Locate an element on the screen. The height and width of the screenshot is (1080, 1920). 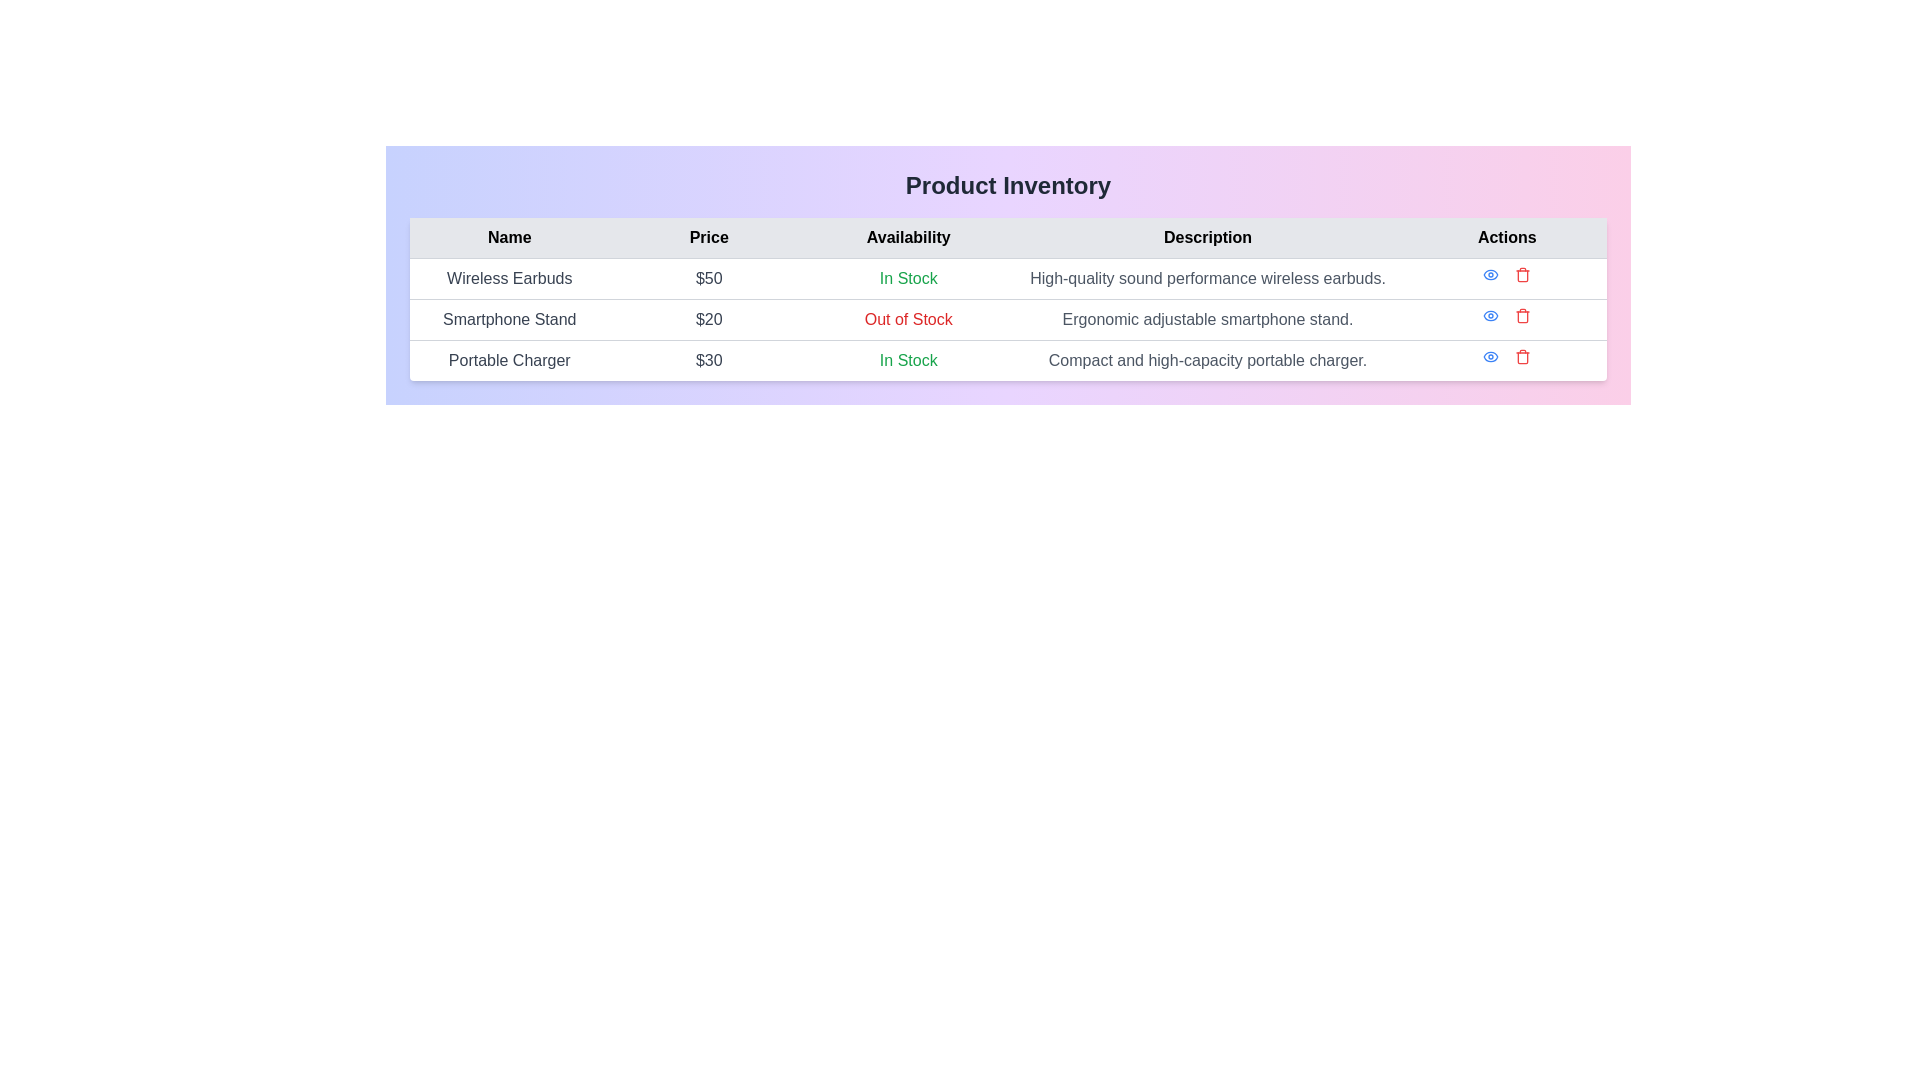
the Text Label displaying 'Ergonomic adjustable smartphone stand.' in the Description column of the product inventory table is located at coordinates (1207, 319).